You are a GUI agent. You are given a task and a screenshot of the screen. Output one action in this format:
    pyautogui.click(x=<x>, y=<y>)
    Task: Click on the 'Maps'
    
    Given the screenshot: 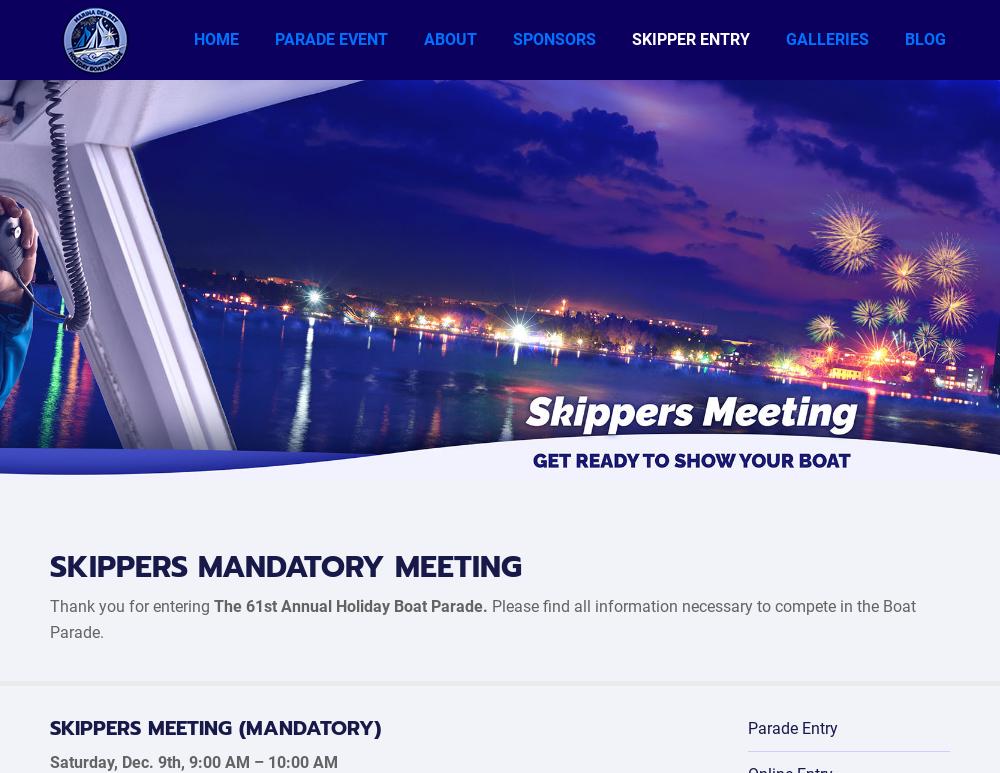 What is the action you would take?
    pyautogui.click(x=293, y=294)
    